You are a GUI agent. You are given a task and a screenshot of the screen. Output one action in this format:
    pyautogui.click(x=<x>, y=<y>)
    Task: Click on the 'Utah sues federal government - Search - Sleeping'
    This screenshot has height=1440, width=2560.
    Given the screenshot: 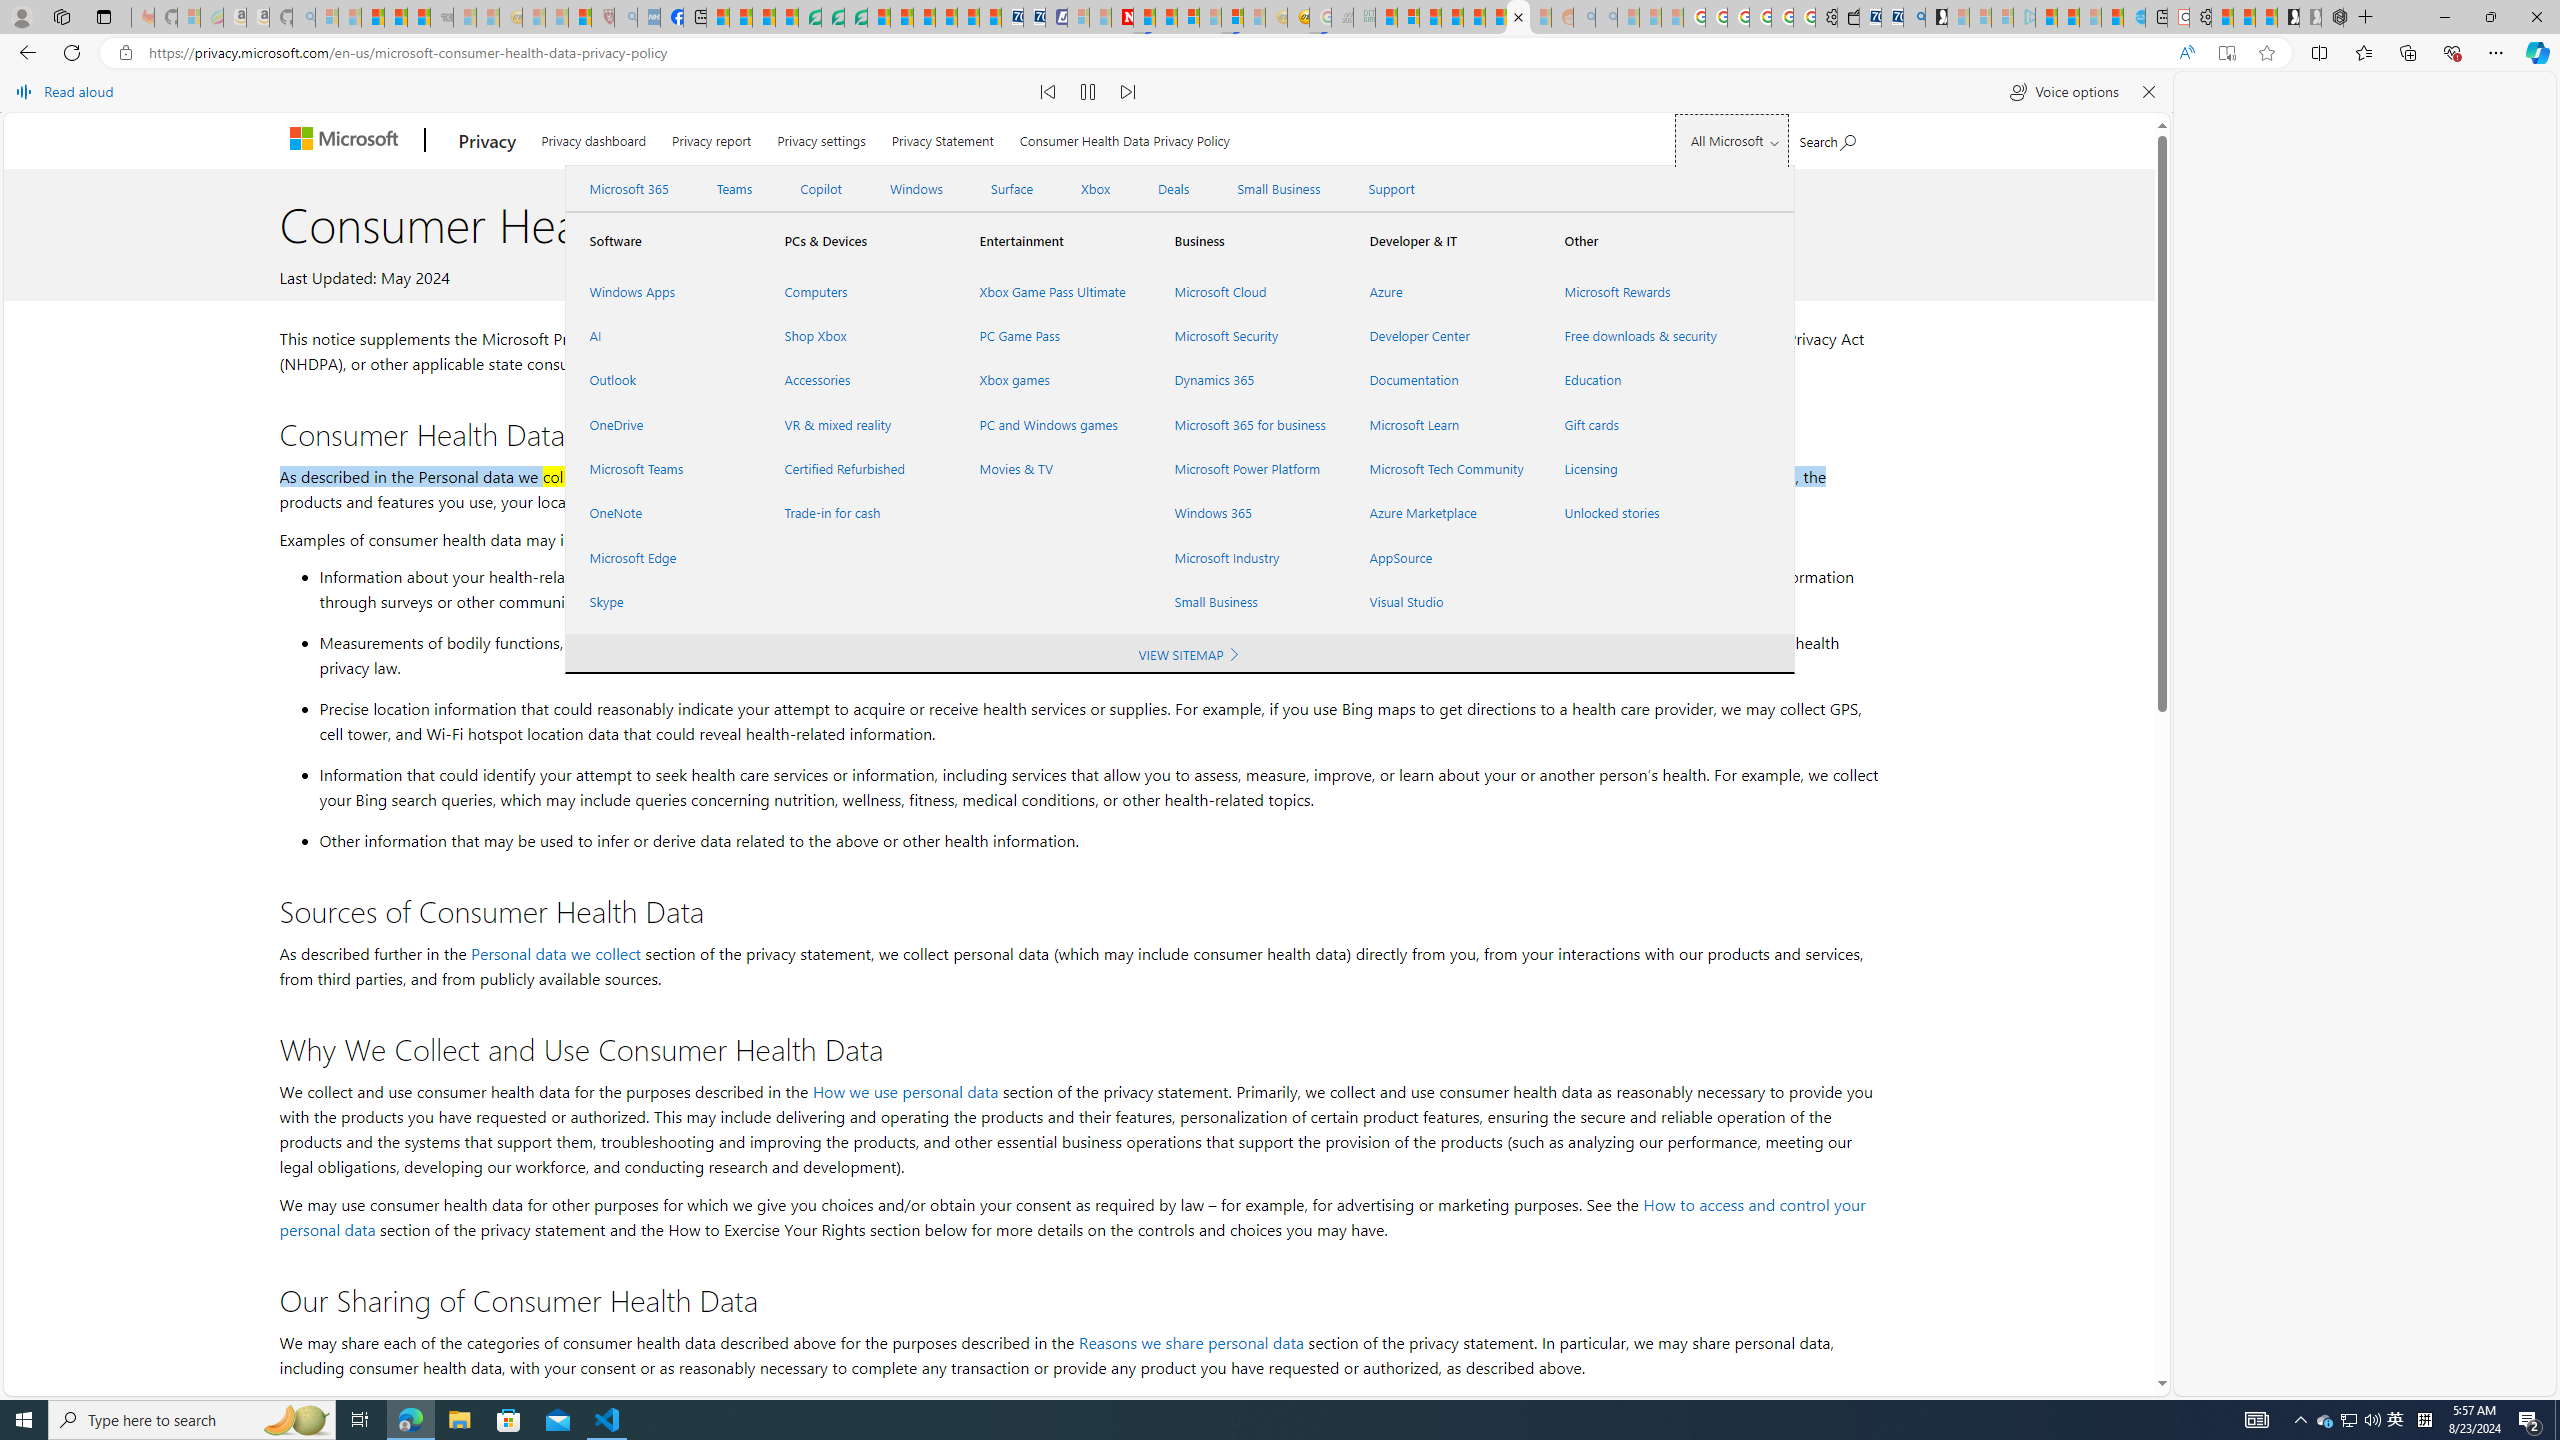 What is the action you would take?
    pyautogui.click(x=1606, y=16)
    